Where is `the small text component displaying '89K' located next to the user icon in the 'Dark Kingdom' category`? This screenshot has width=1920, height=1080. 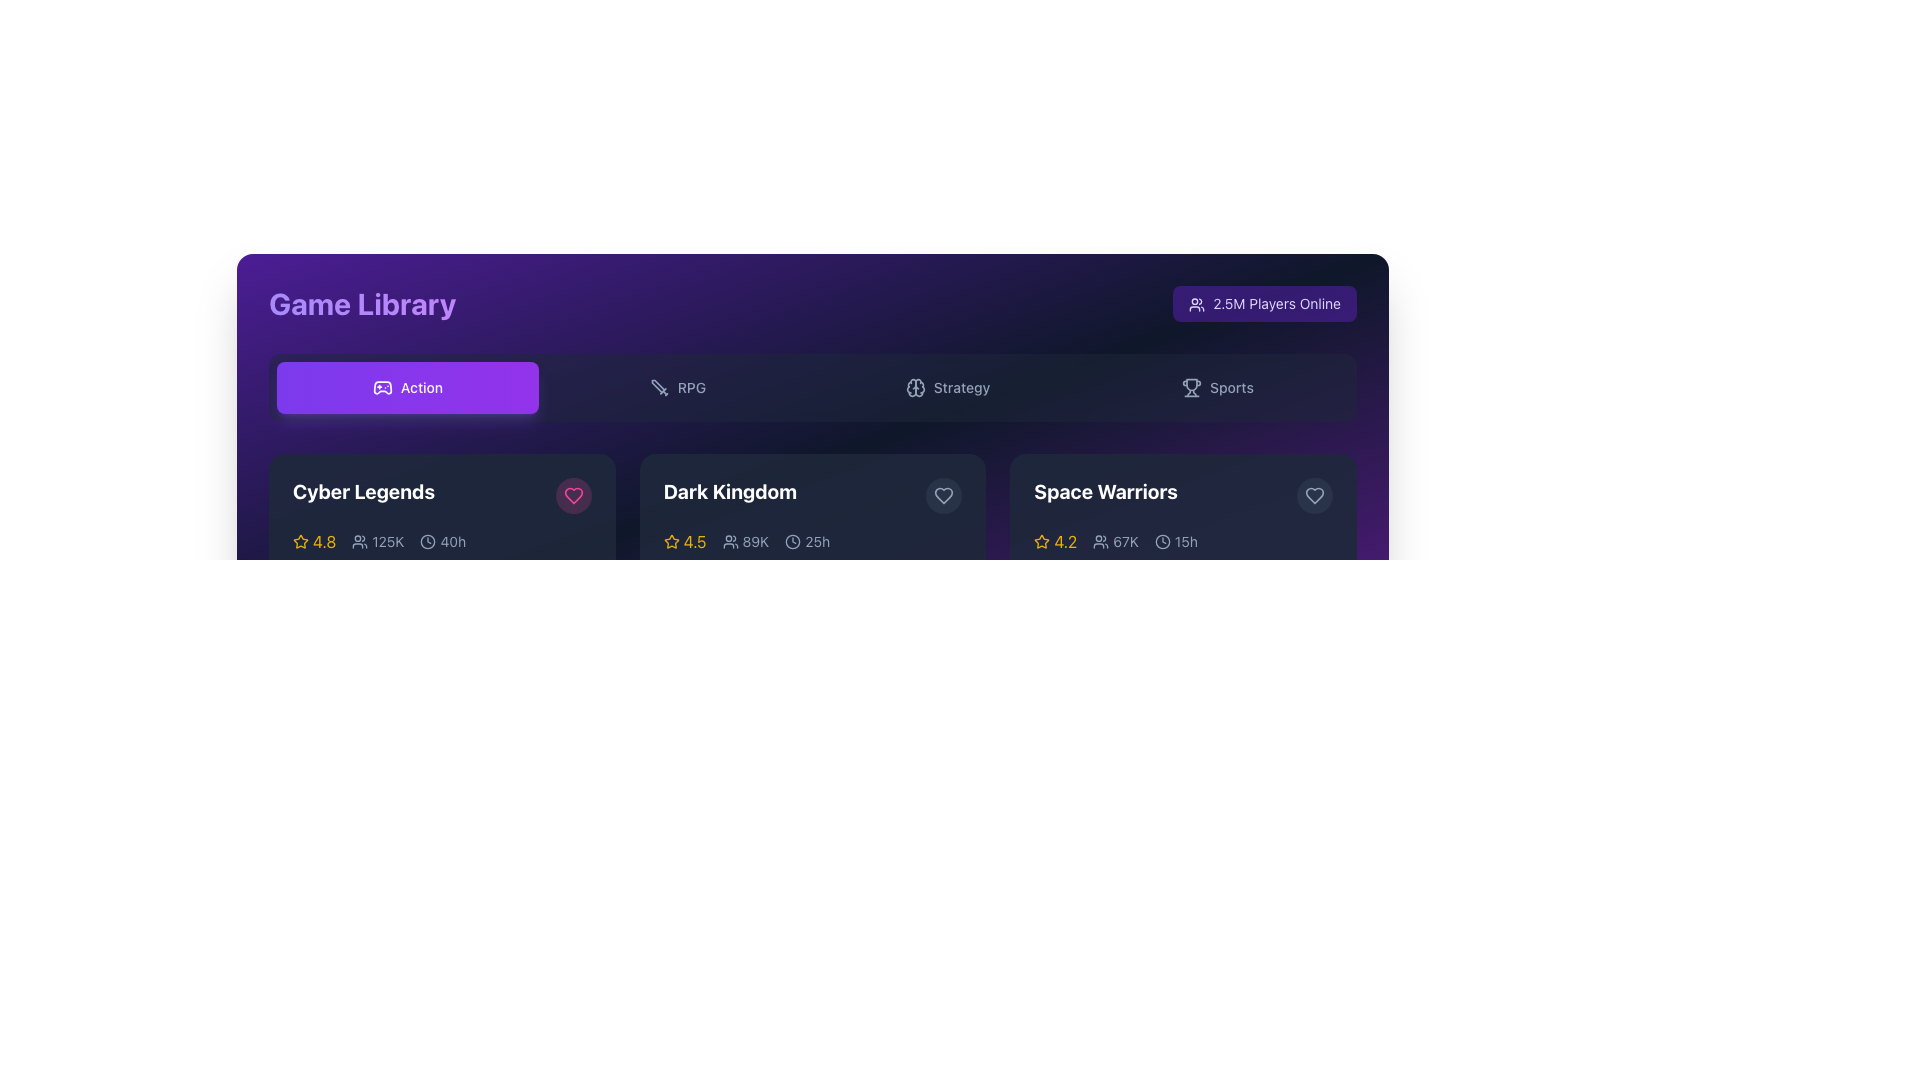
the small text component displaying '89K' located next to the user icon in the 'Dark Kingdom' category is located at coordinates (744, 542).